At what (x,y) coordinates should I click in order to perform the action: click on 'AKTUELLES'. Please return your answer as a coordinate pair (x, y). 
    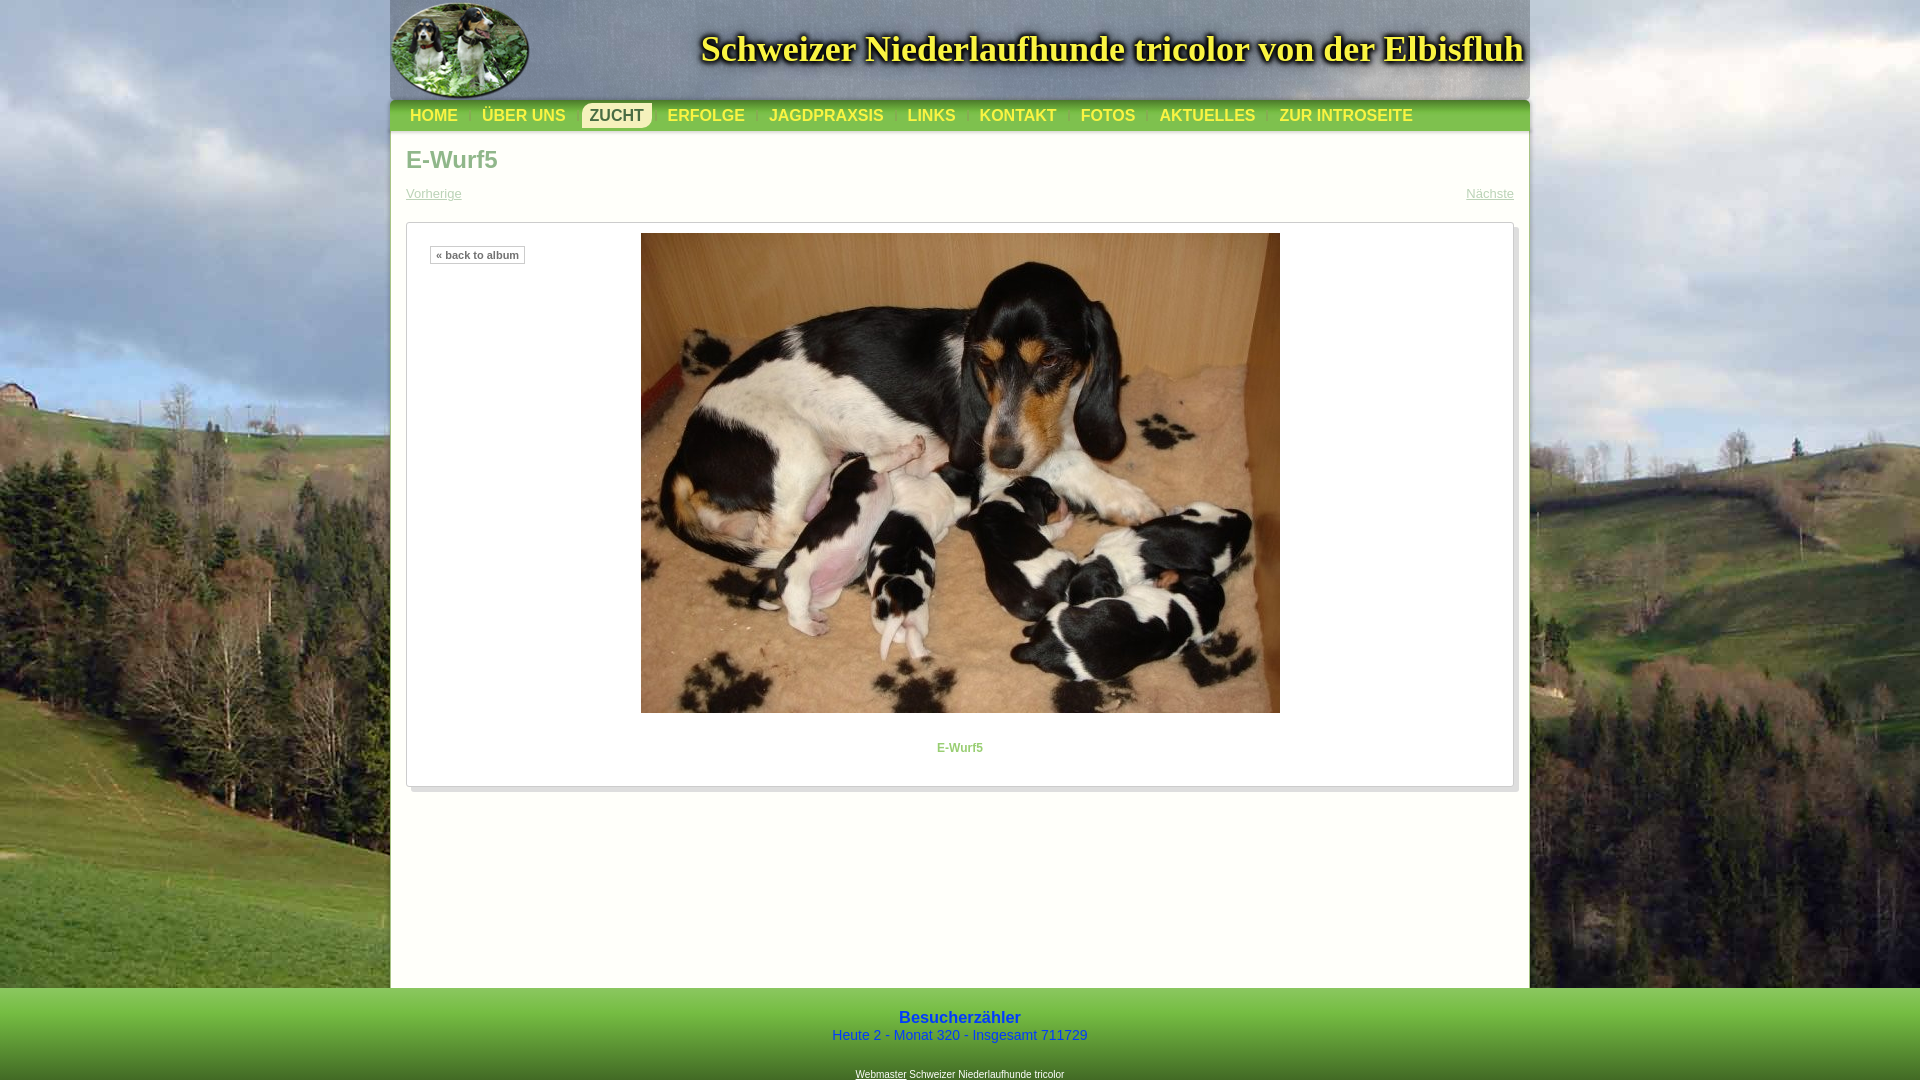
    Looking at the image, I should click on (1205, 115).